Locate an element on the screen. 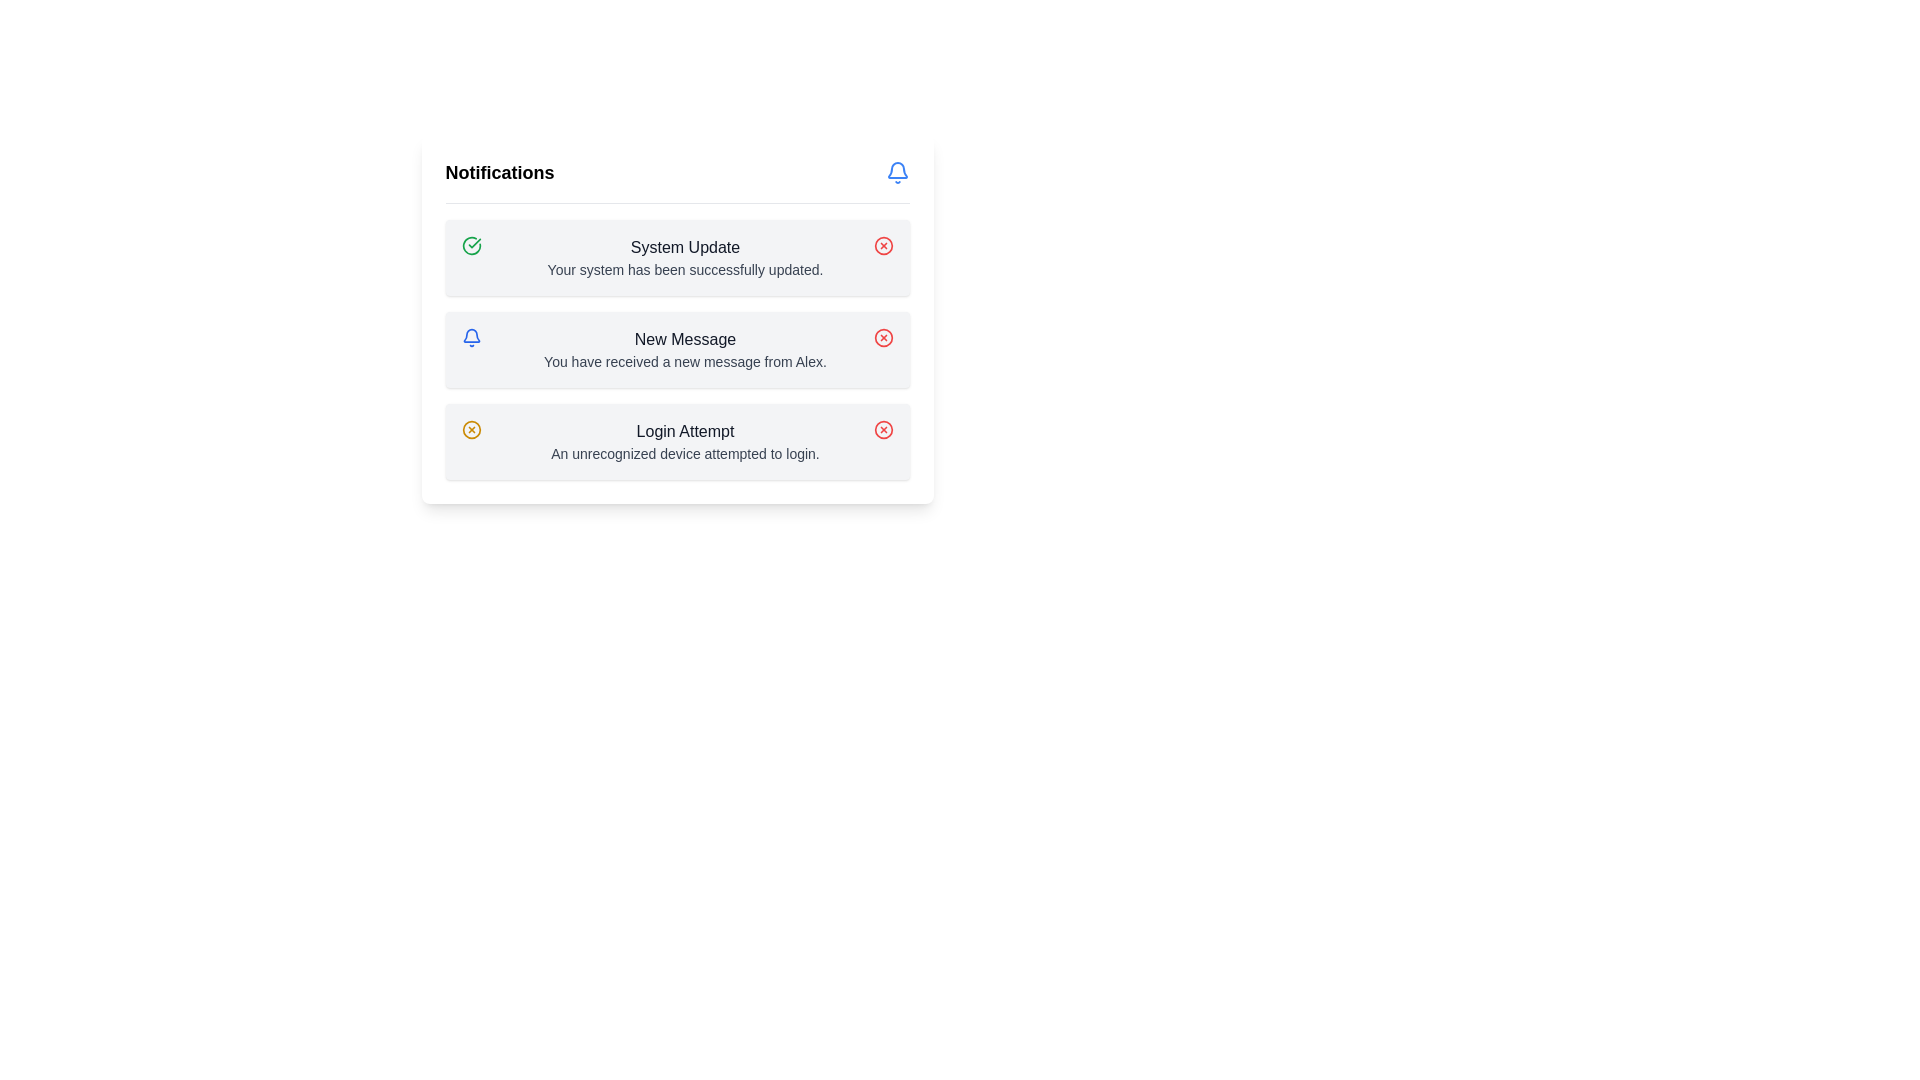 This screenshot has width=1920, height=1080. the security-related notification card regarding the unsuccessful login attempt, which is the third card in a vertical stack of notifications is located at coordinates (677, 441).